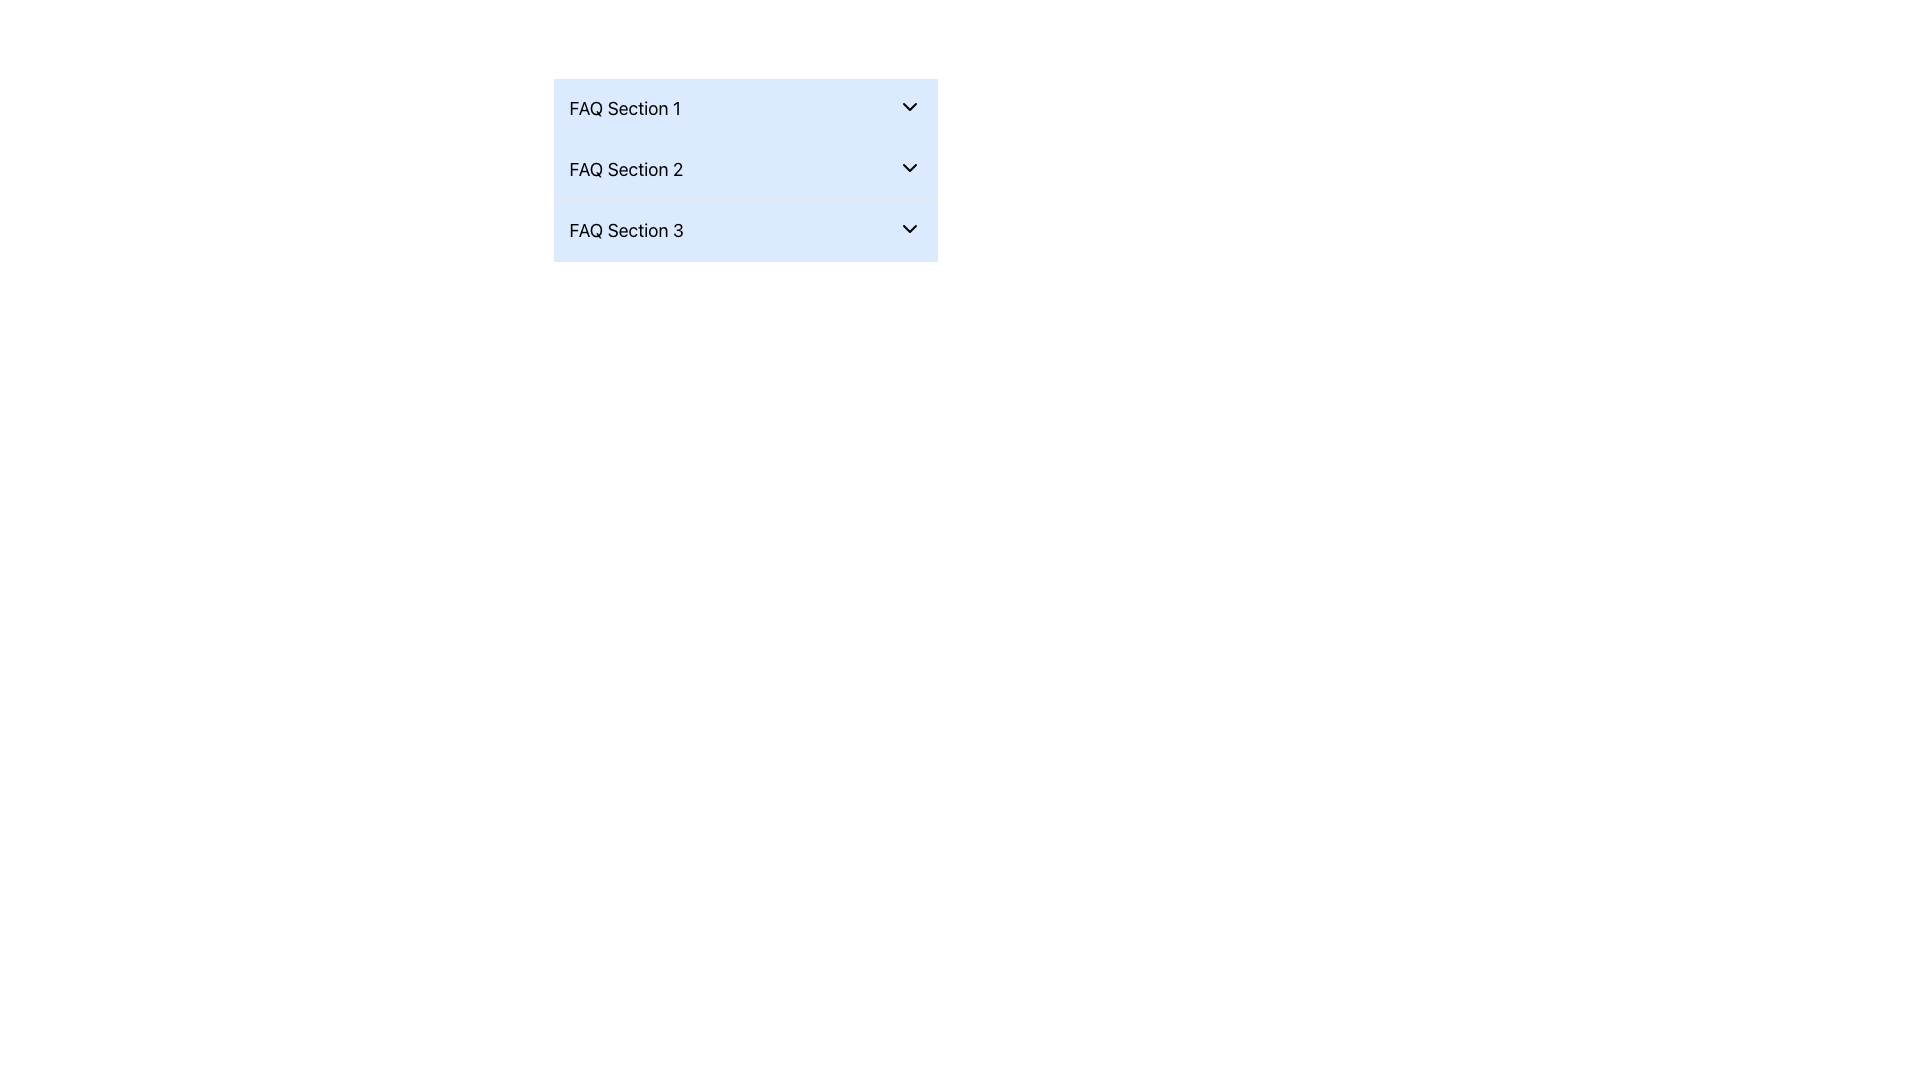 This screenshot has width=1920, height=1080. What do you see at coordinates (908, 107) in the screenshot?
I see `the chevron down icon button located to the right of 'FAQ Section 1'` at bounding box center [908, 107].